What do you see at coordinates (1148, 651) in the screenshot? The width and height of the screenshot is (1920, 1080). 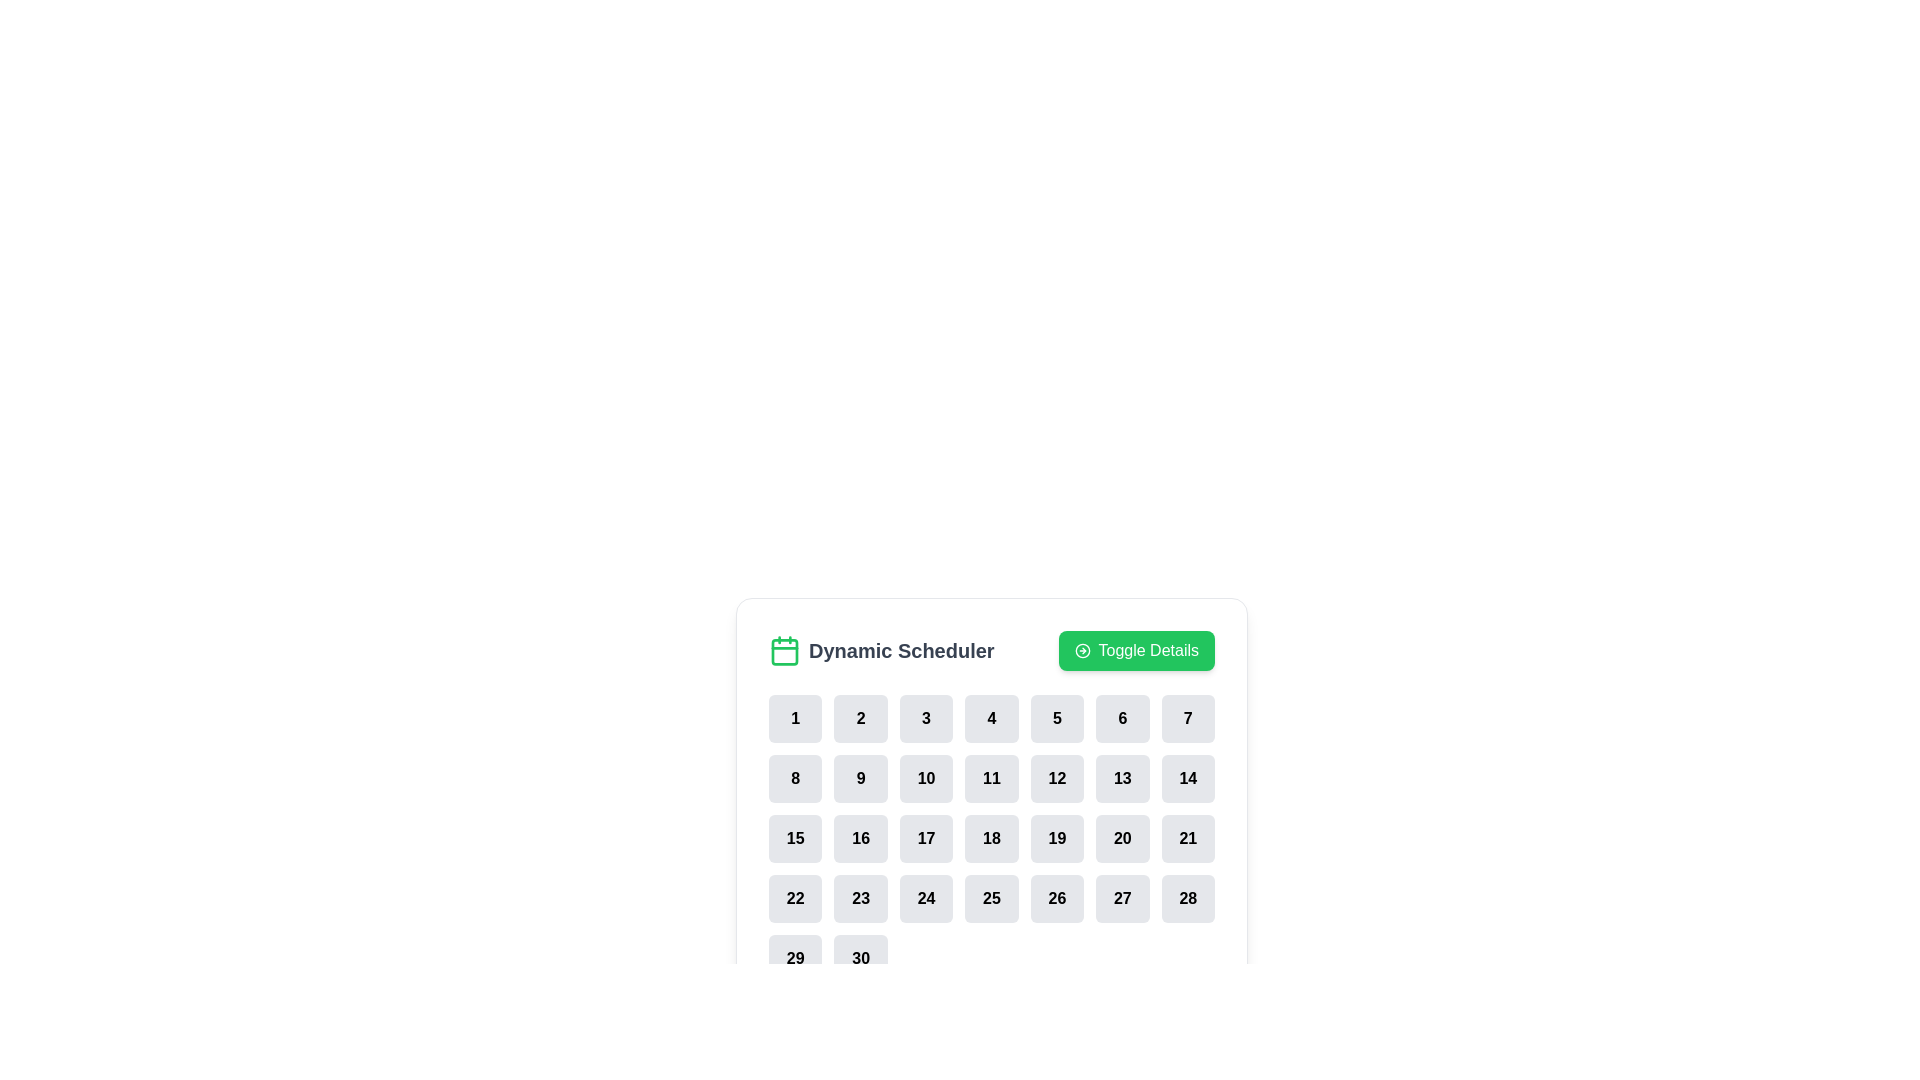 I see `the label that serves as a textual part of a button in the header area of the 'Dynamic Scheduler' interface, located to the right of the calendar icon and adjacent text` at bounding box center [1148, 651].